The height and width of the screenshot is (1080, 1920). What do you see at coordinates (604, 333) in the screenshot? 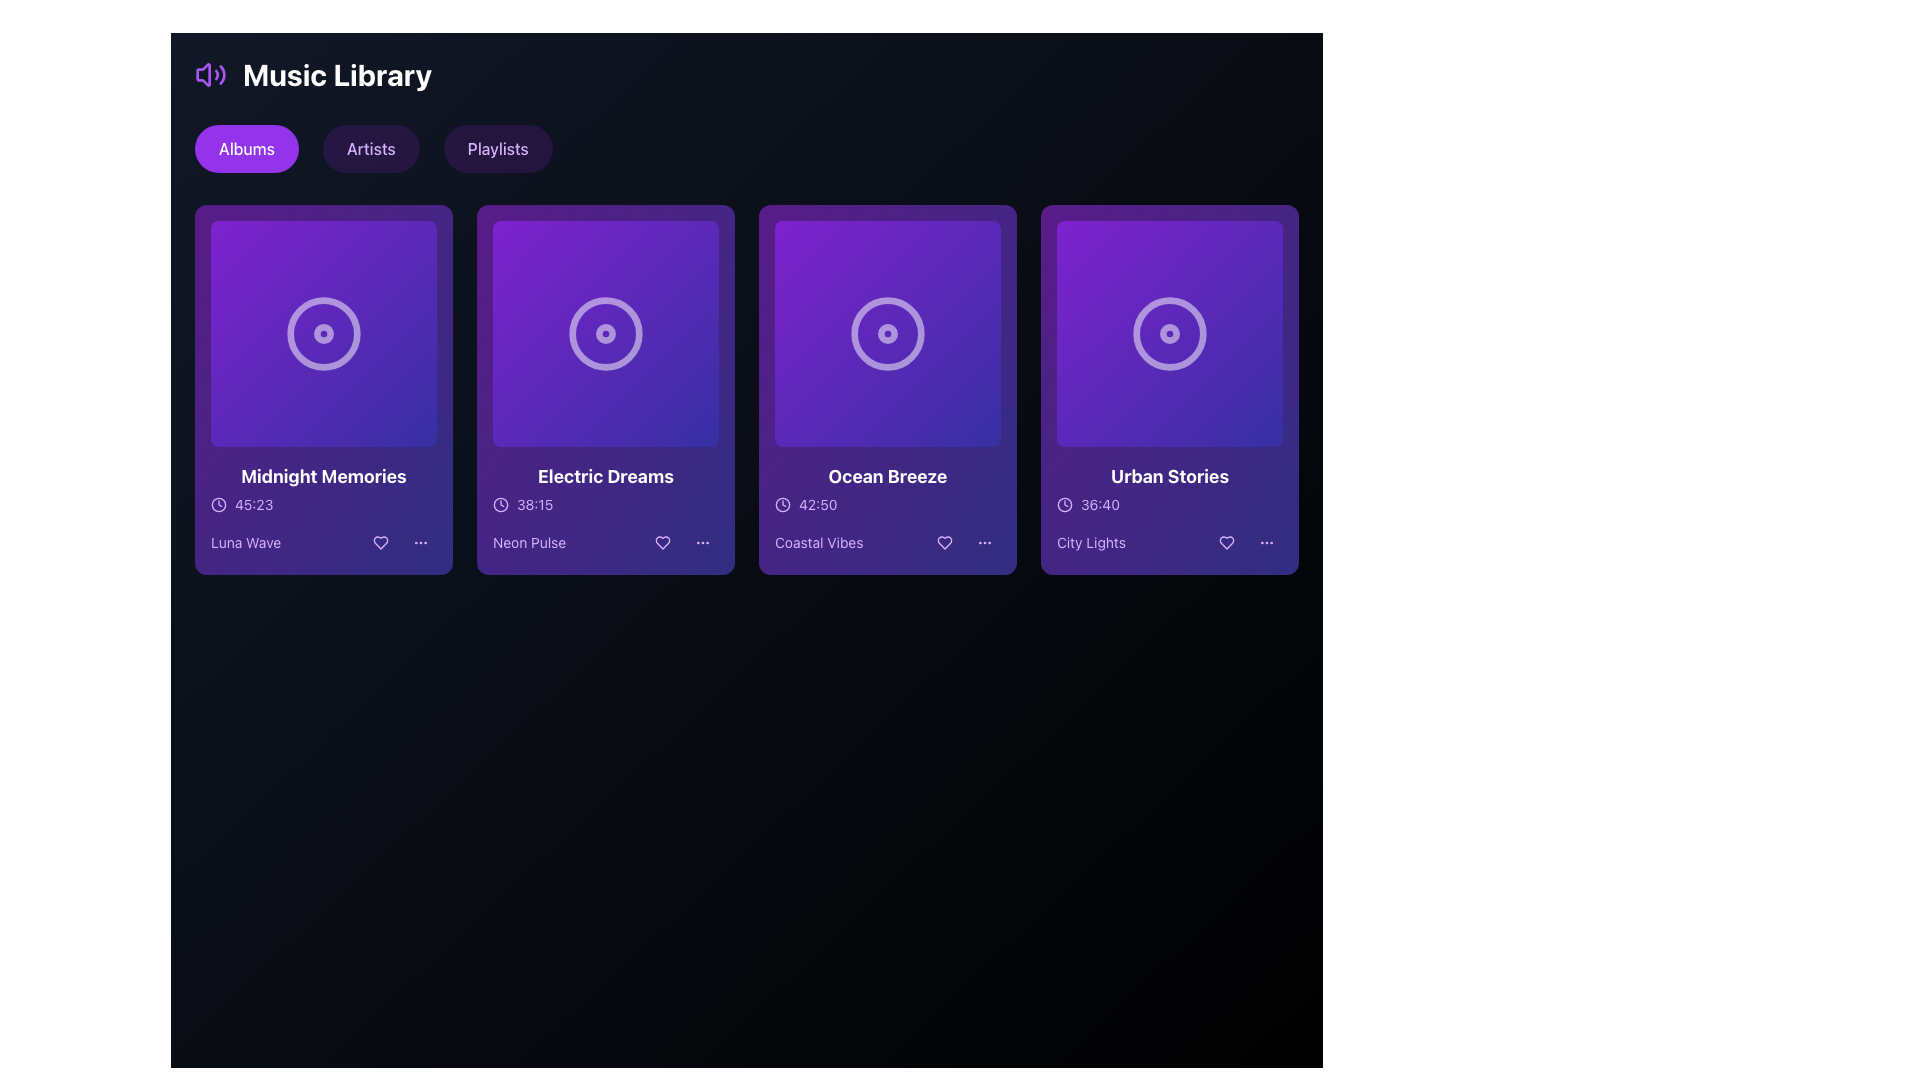
I see `the disc icon representing the music album 'Electric Dreams' located in the second card of the grid layout` at bounding box center [604, 333].